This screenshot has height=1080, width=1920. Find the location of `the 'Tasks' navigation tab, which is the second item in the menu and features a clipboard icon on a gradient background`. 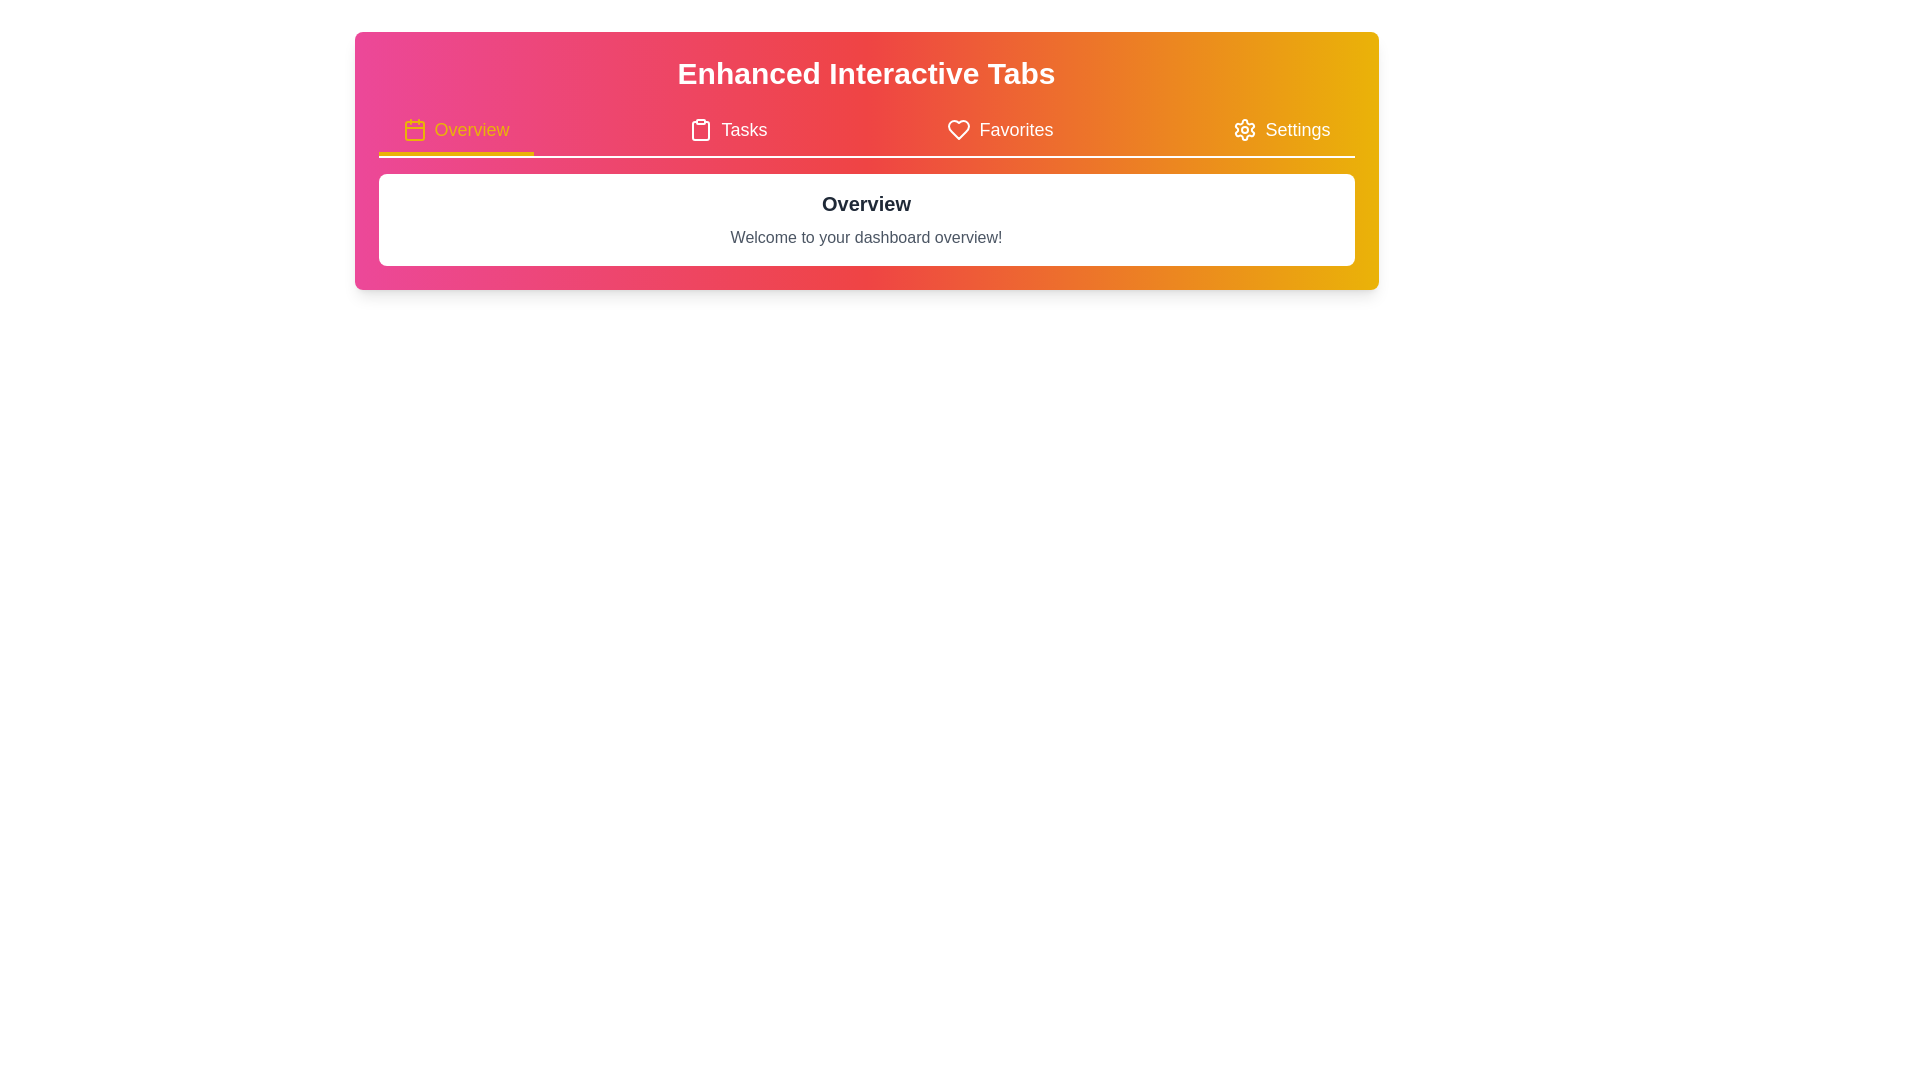

the 'Tasks' navigation tab, which is the second item in the menu and features a clipboard icon on a gradient background is located at coordinates (727, 131).